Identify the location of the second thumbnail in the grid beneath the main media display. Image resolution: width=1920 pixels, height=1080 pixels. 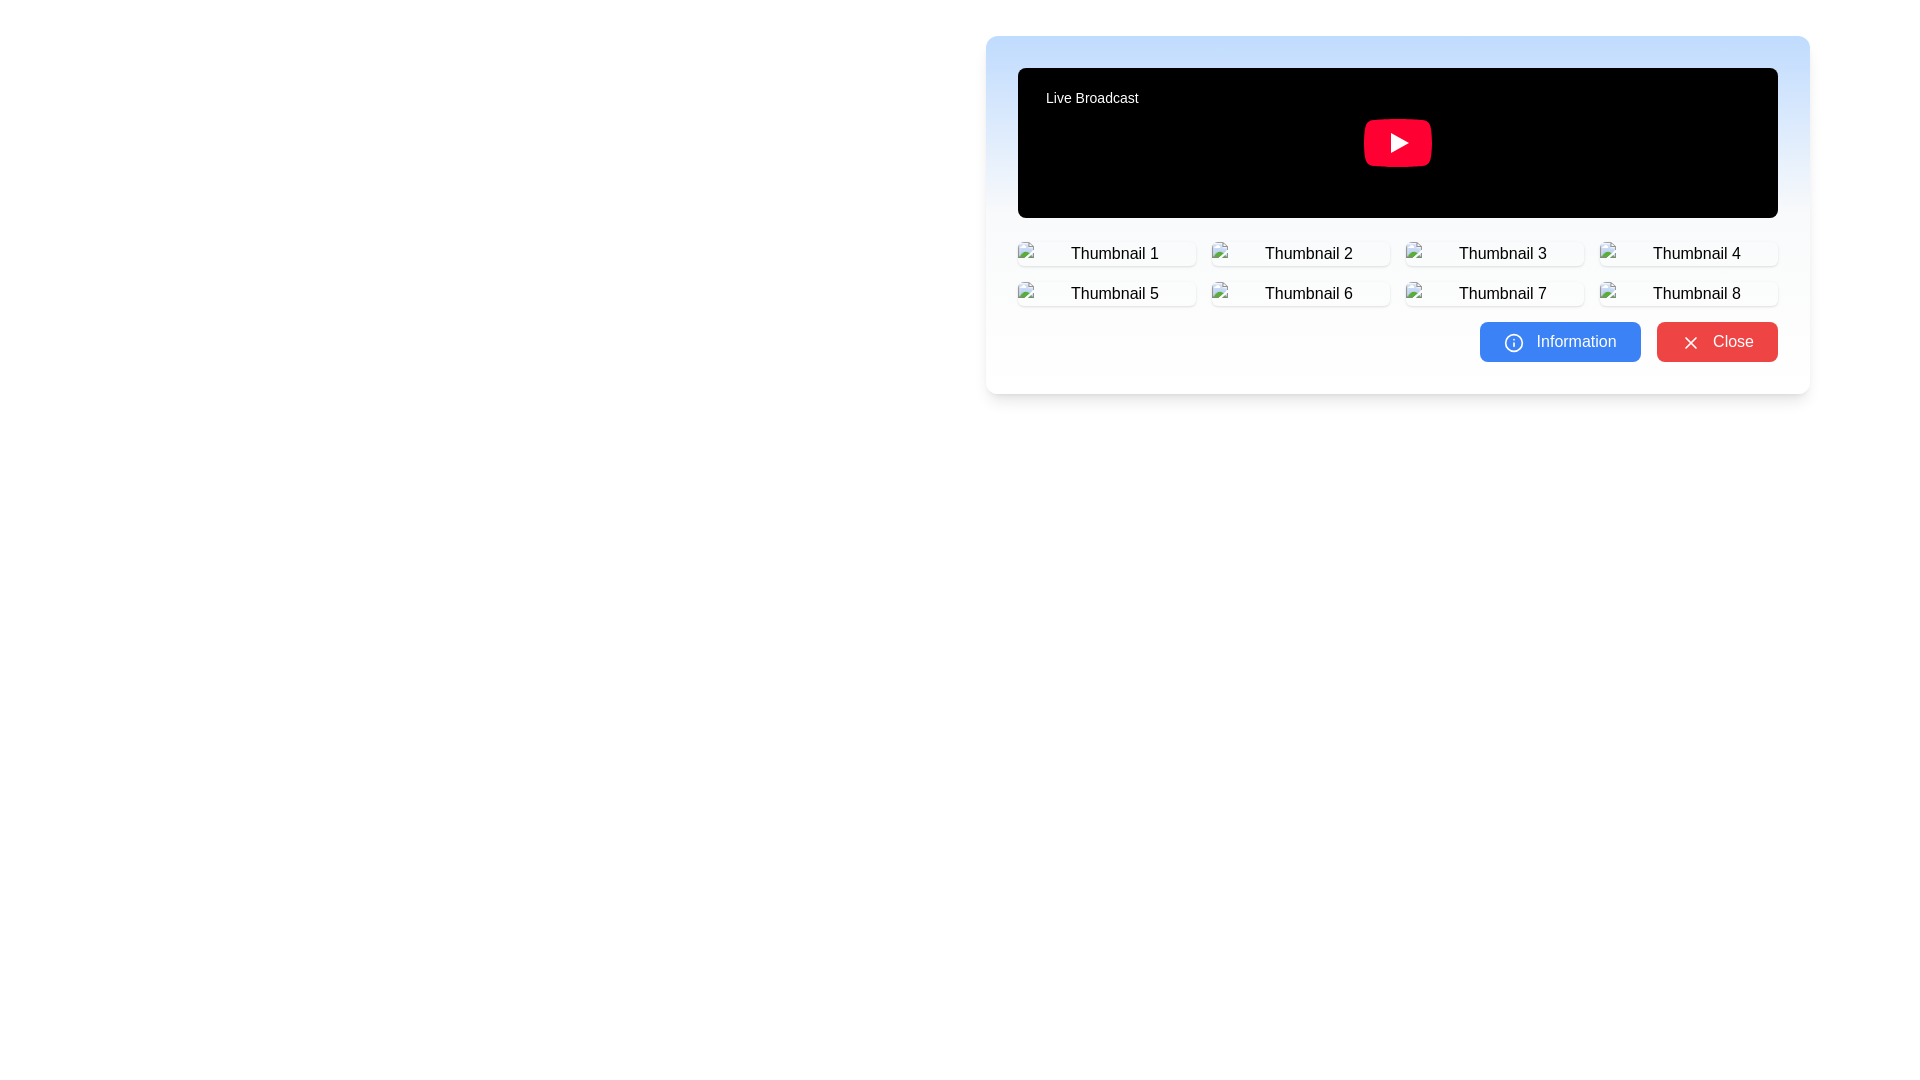
(1300, 253).